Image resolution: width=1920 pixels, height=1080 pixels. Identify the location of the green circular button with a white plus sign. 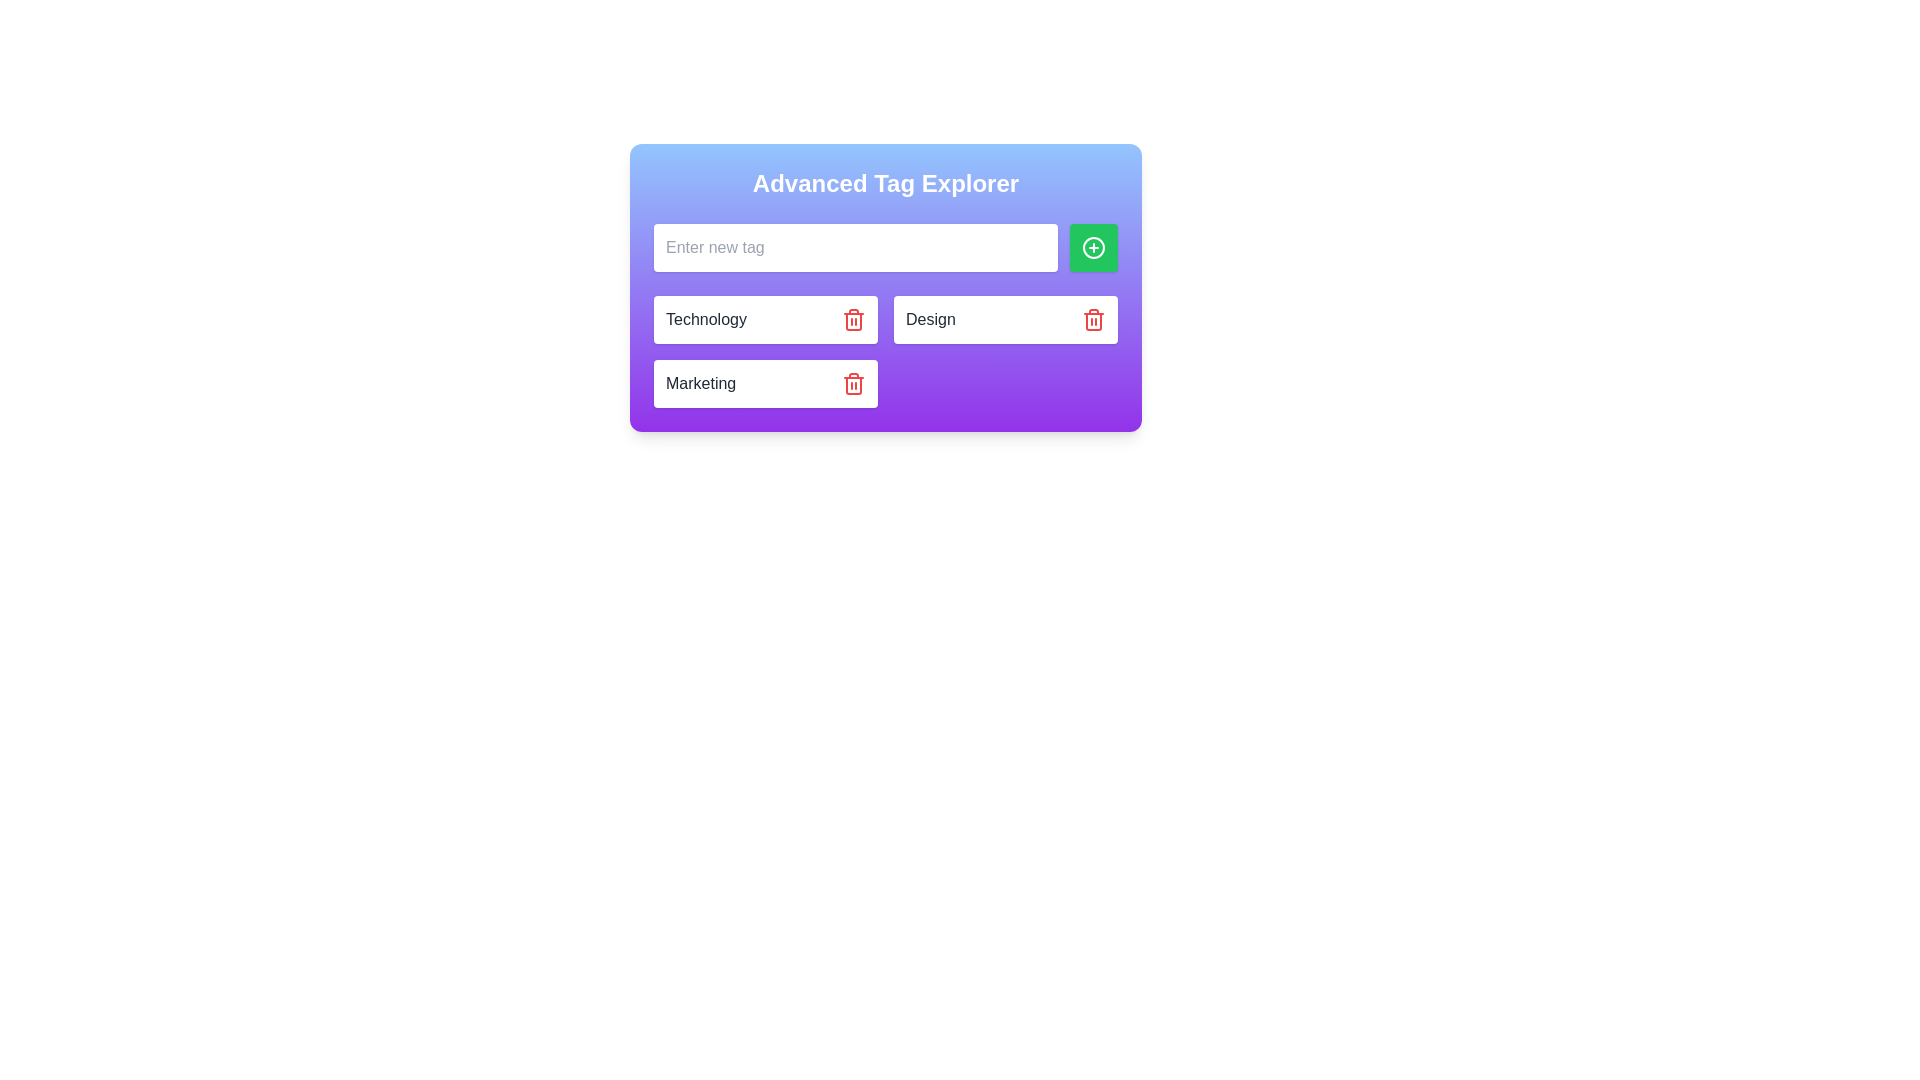
(1093, 246).